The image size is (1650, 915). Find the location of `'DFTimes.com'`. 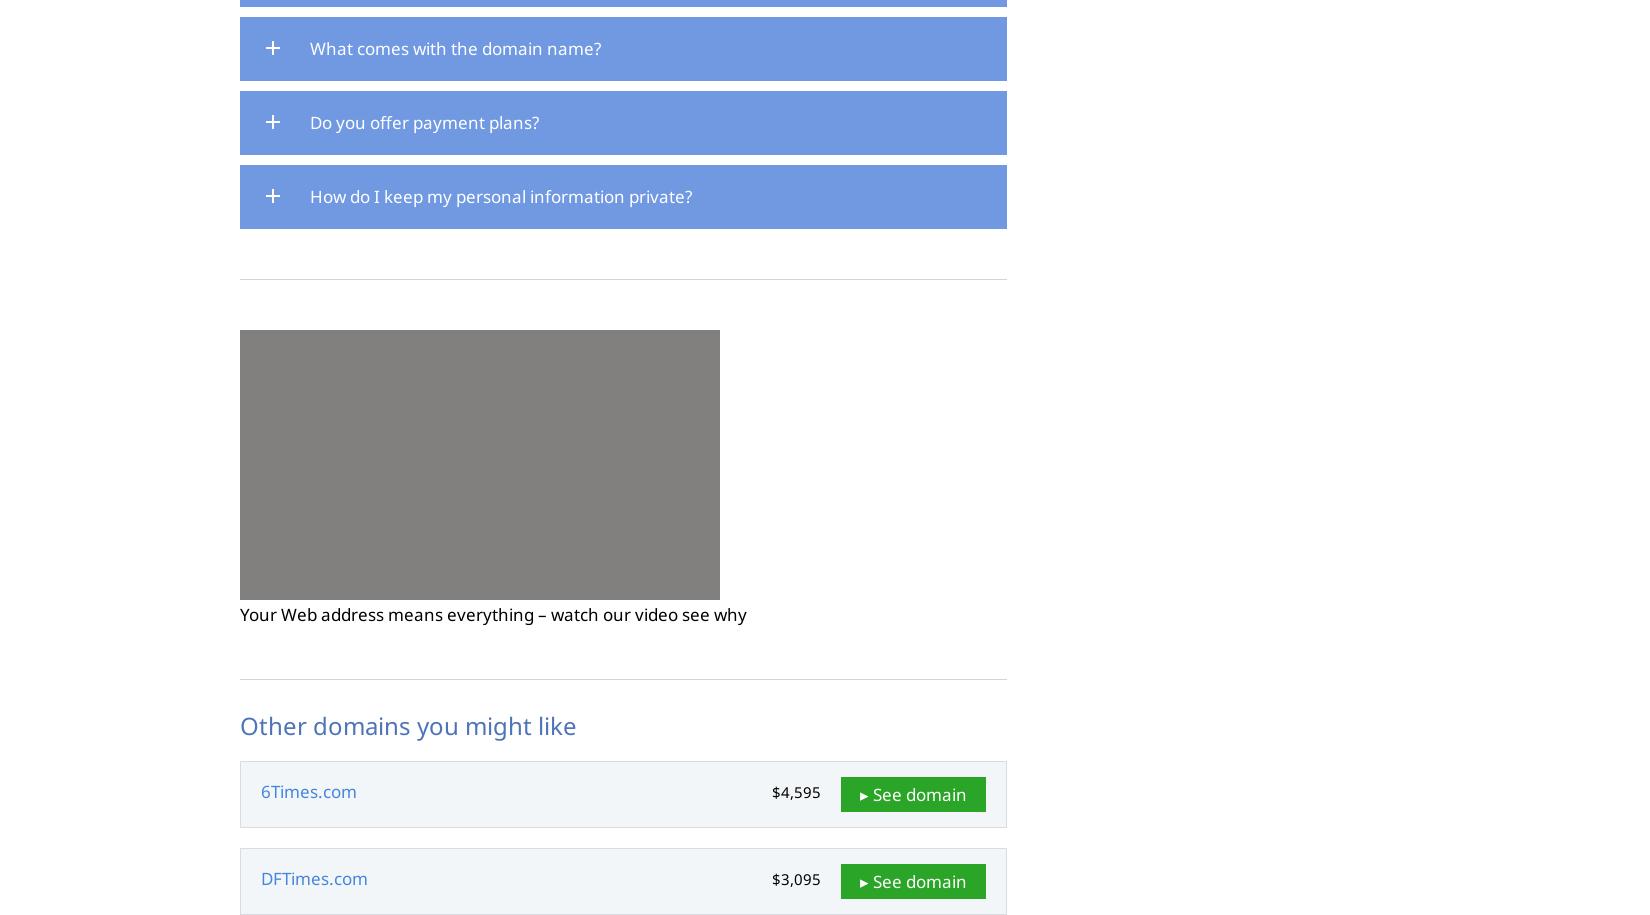

'DFTimes.com' is located at coordinates (314, 877).